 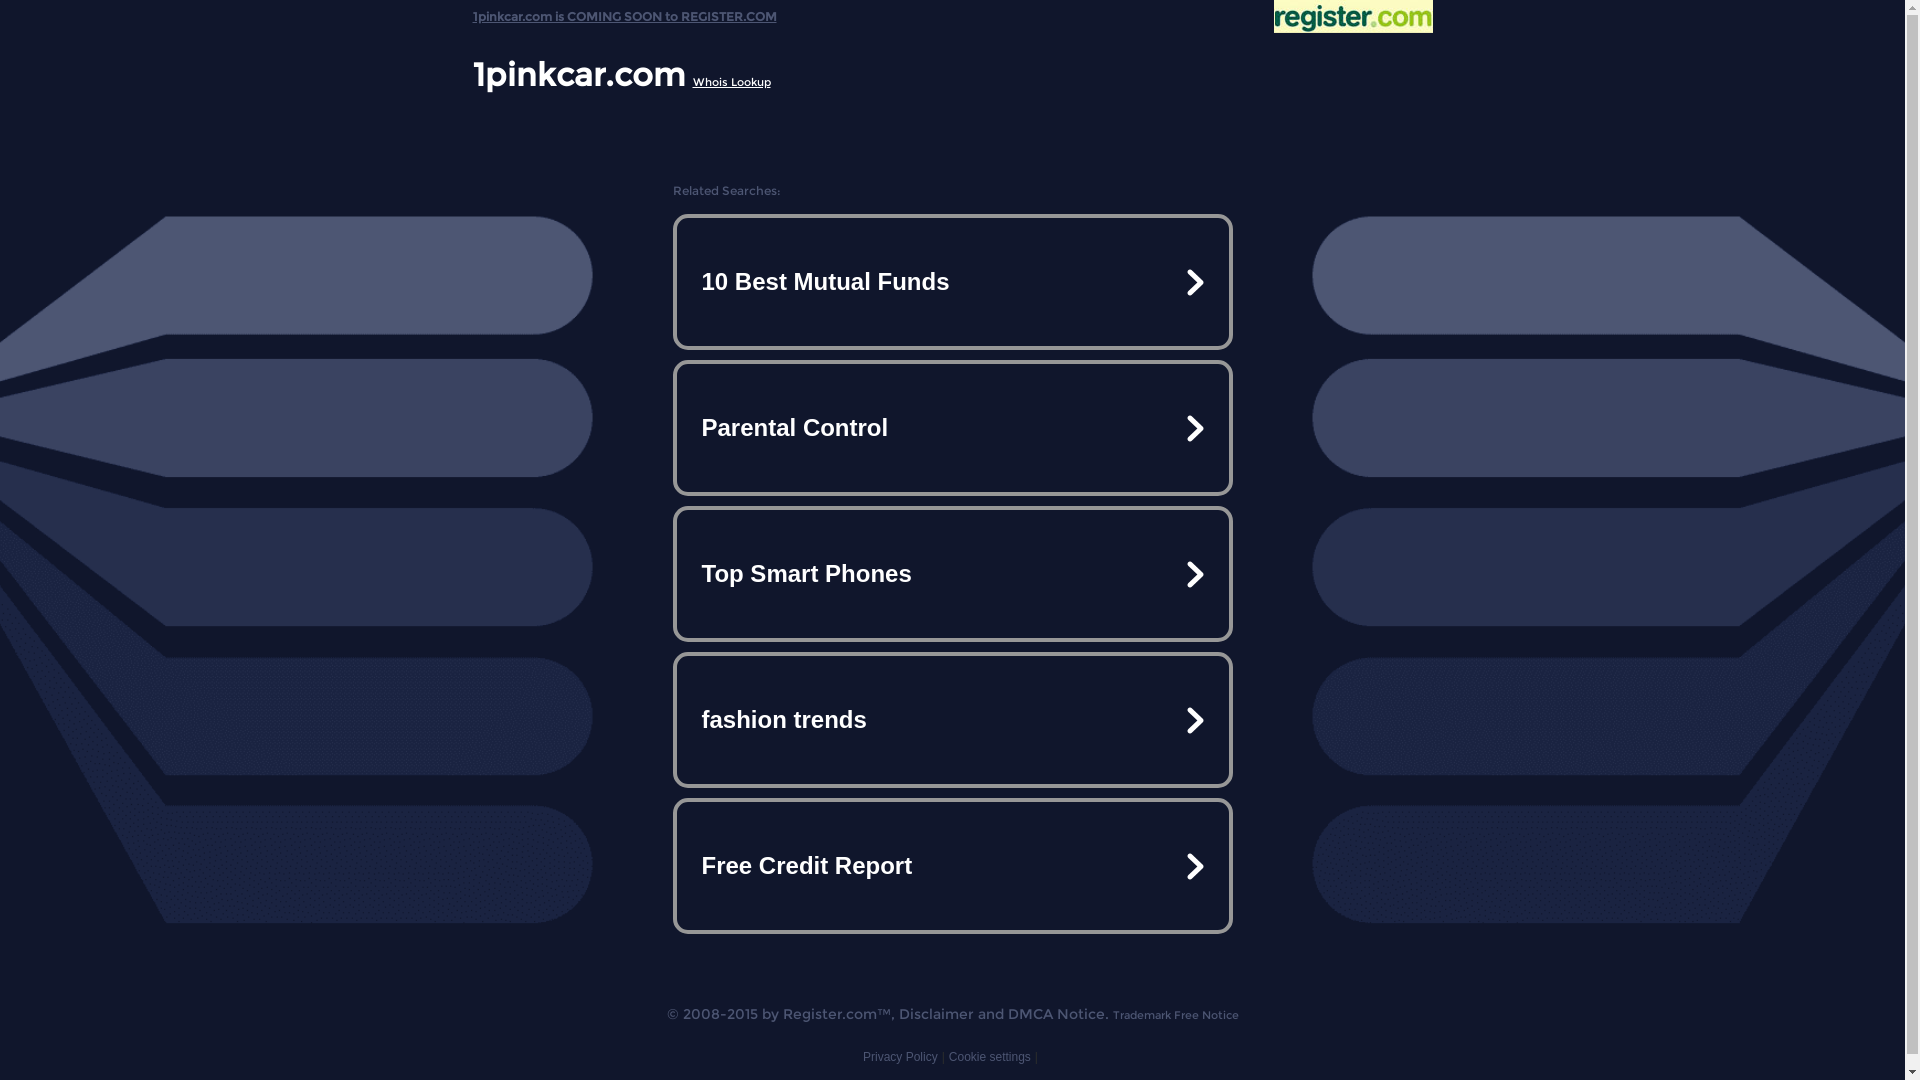 What do you see at coordinates (623, 11) in the screenshot?
I see `'1pinkcar.com is COMING SOON to REGISTER.COM'` at bounding box center [623, 11].